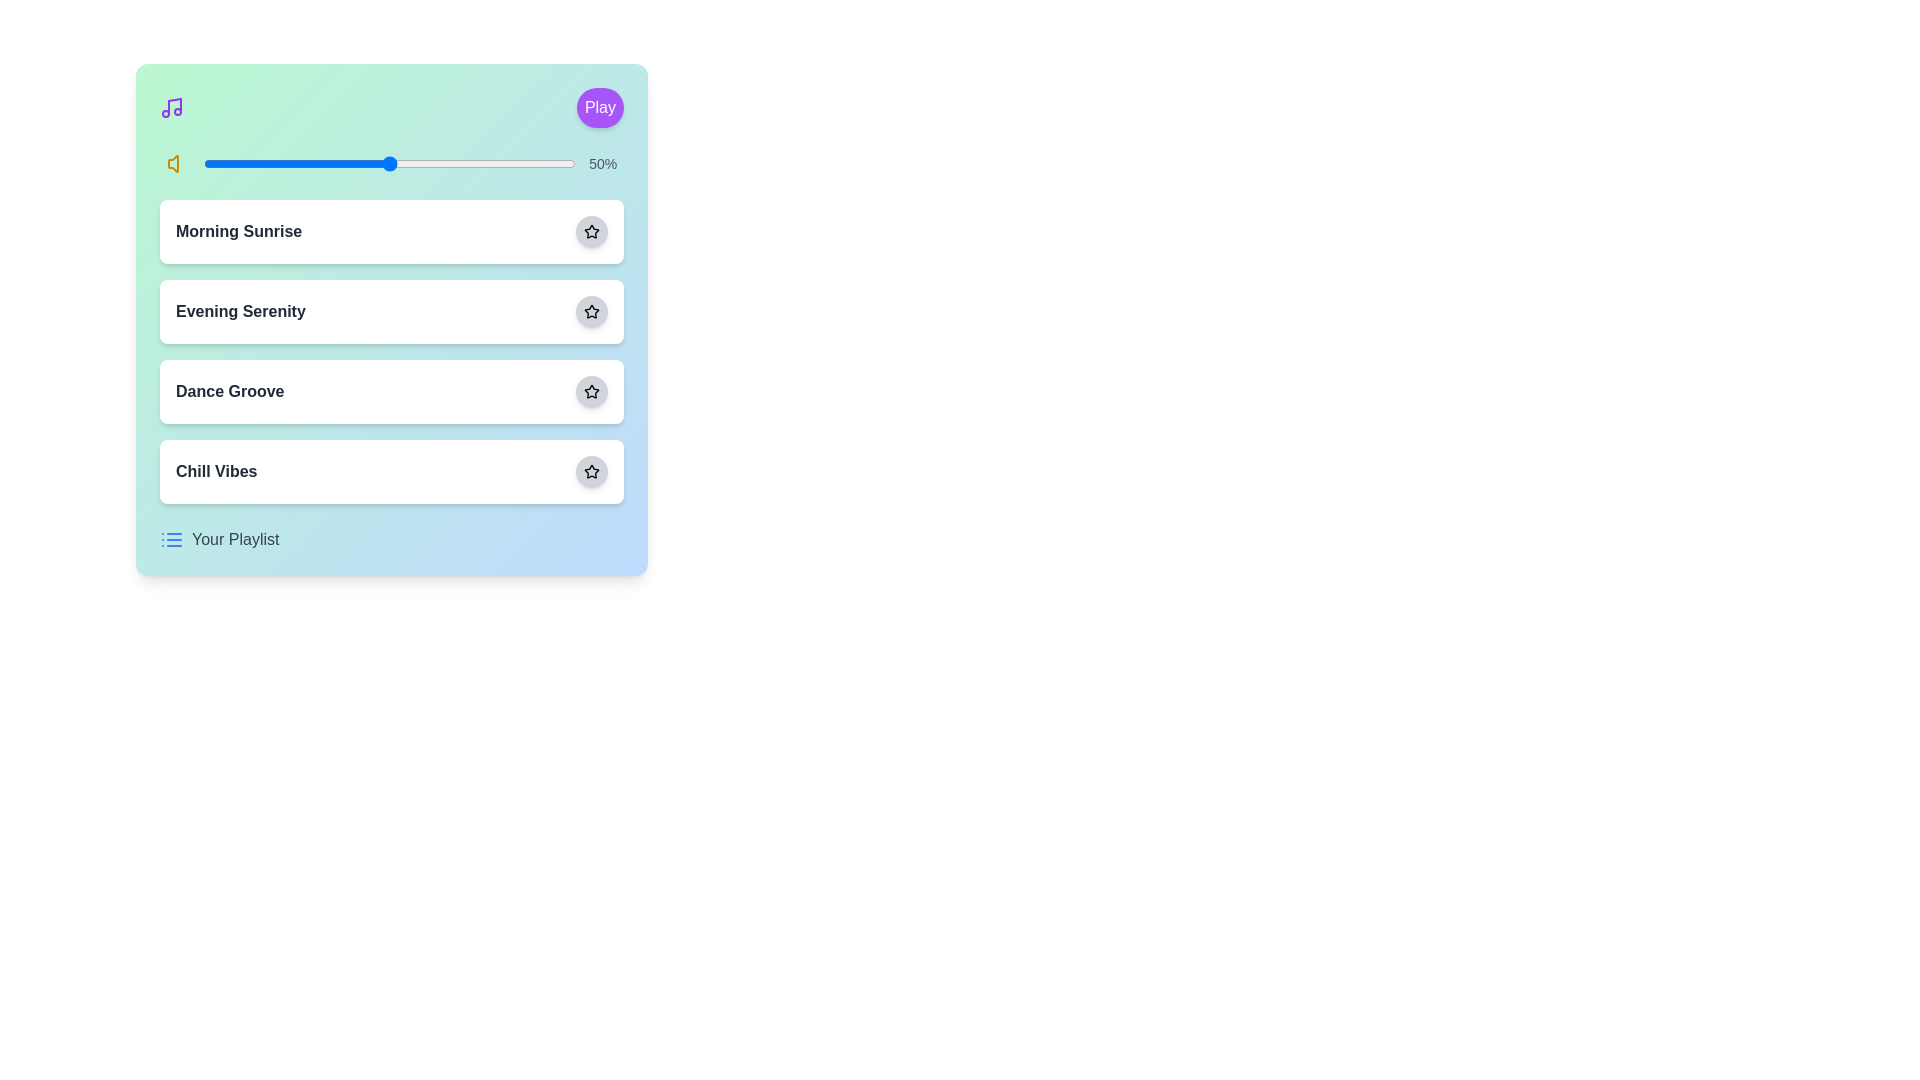 The image size is (1920, 1080). I want to click on the music playback button located at the top-right corner of the music player, so click(599, 108).